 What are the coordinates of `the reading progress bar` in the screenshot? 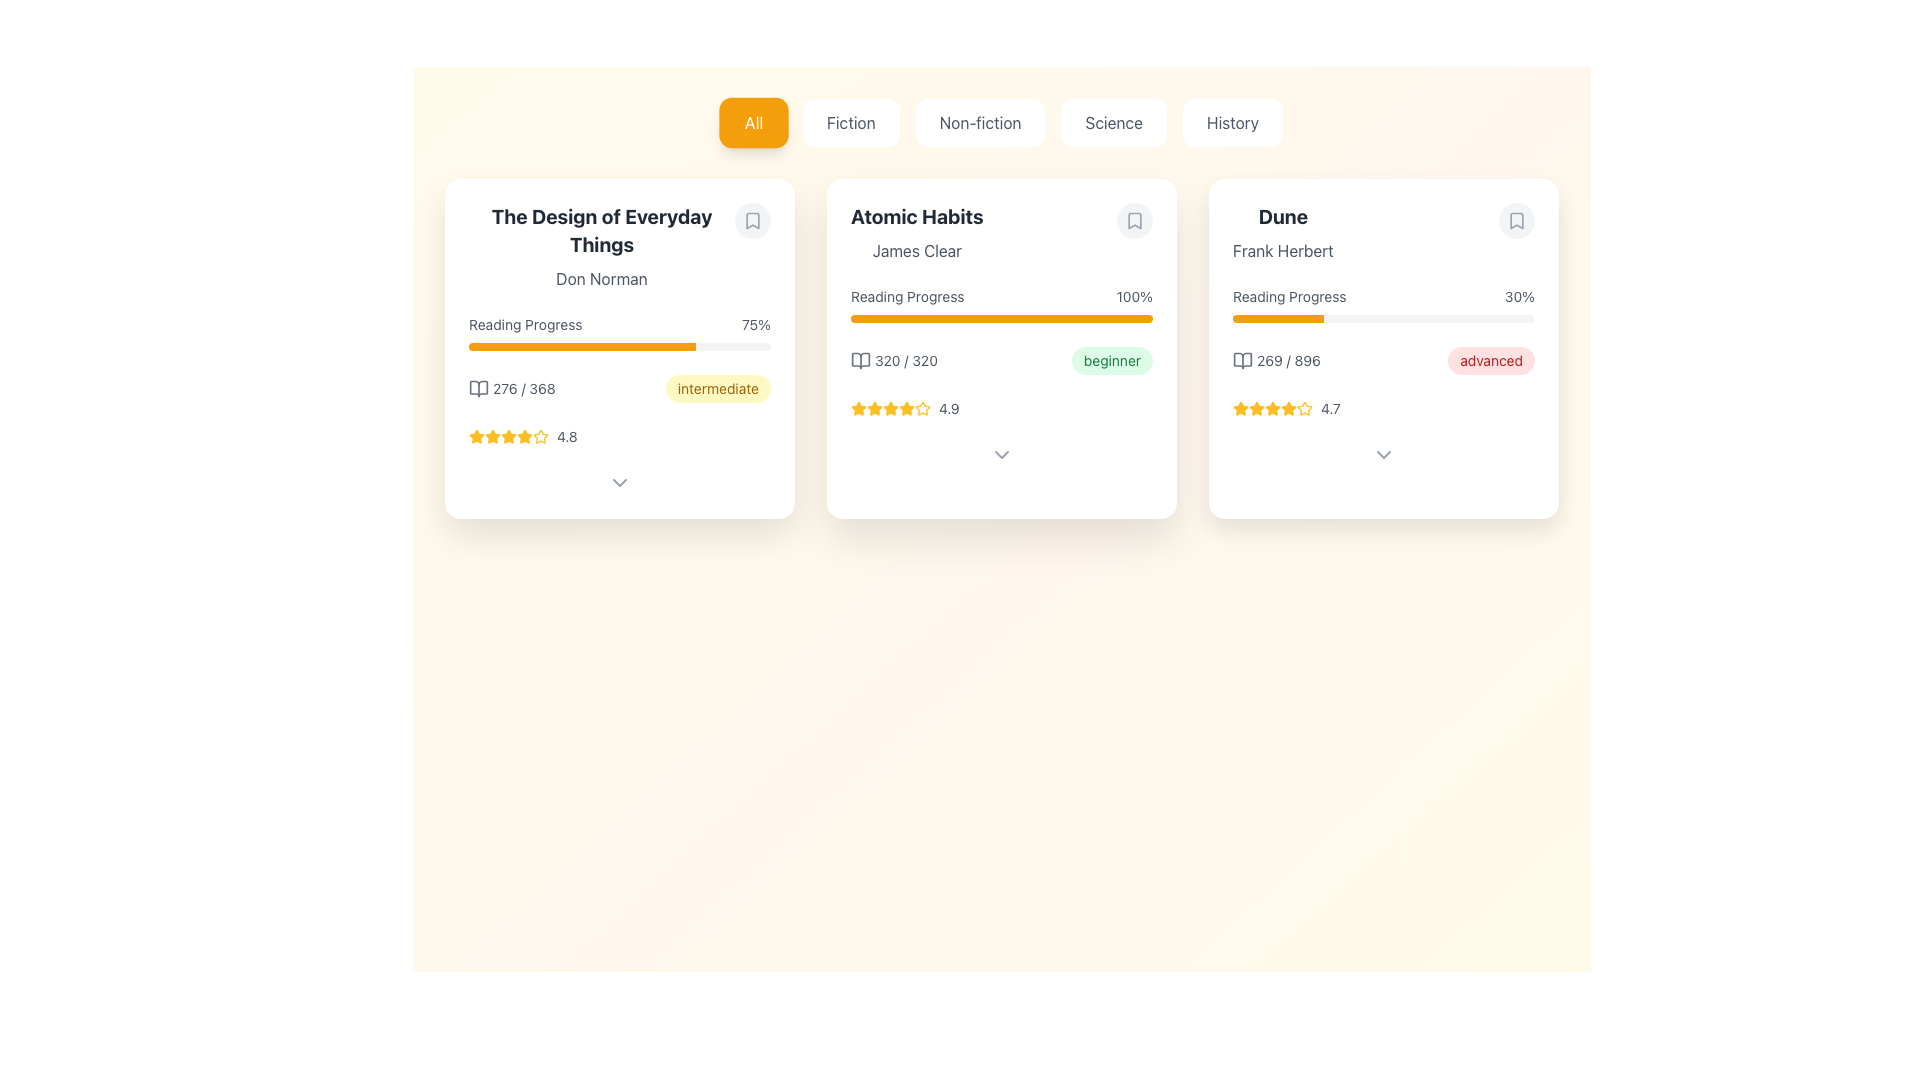 It's located at (521, 346).